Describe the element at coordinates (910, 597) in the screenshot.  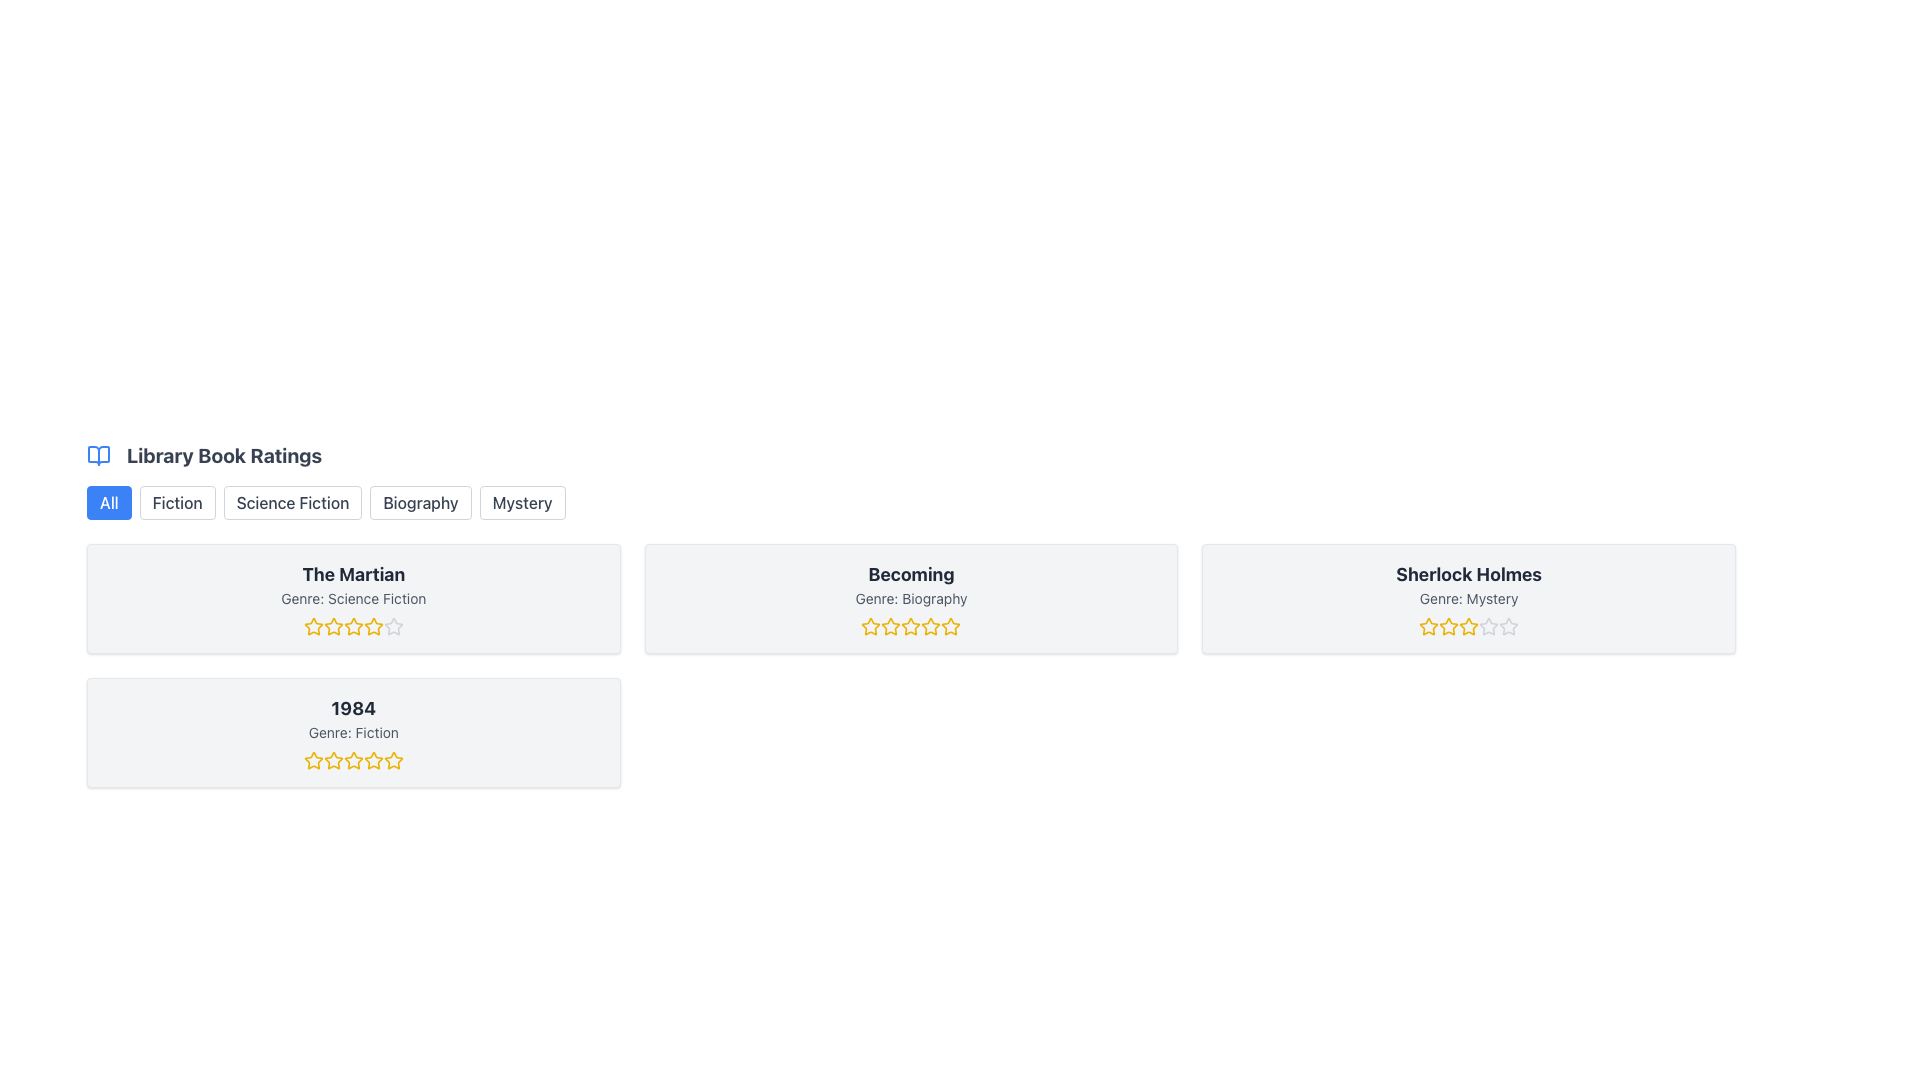
I see `the information displayed on the second book card in the library system, which includes the title, genre, and rating` at that location.